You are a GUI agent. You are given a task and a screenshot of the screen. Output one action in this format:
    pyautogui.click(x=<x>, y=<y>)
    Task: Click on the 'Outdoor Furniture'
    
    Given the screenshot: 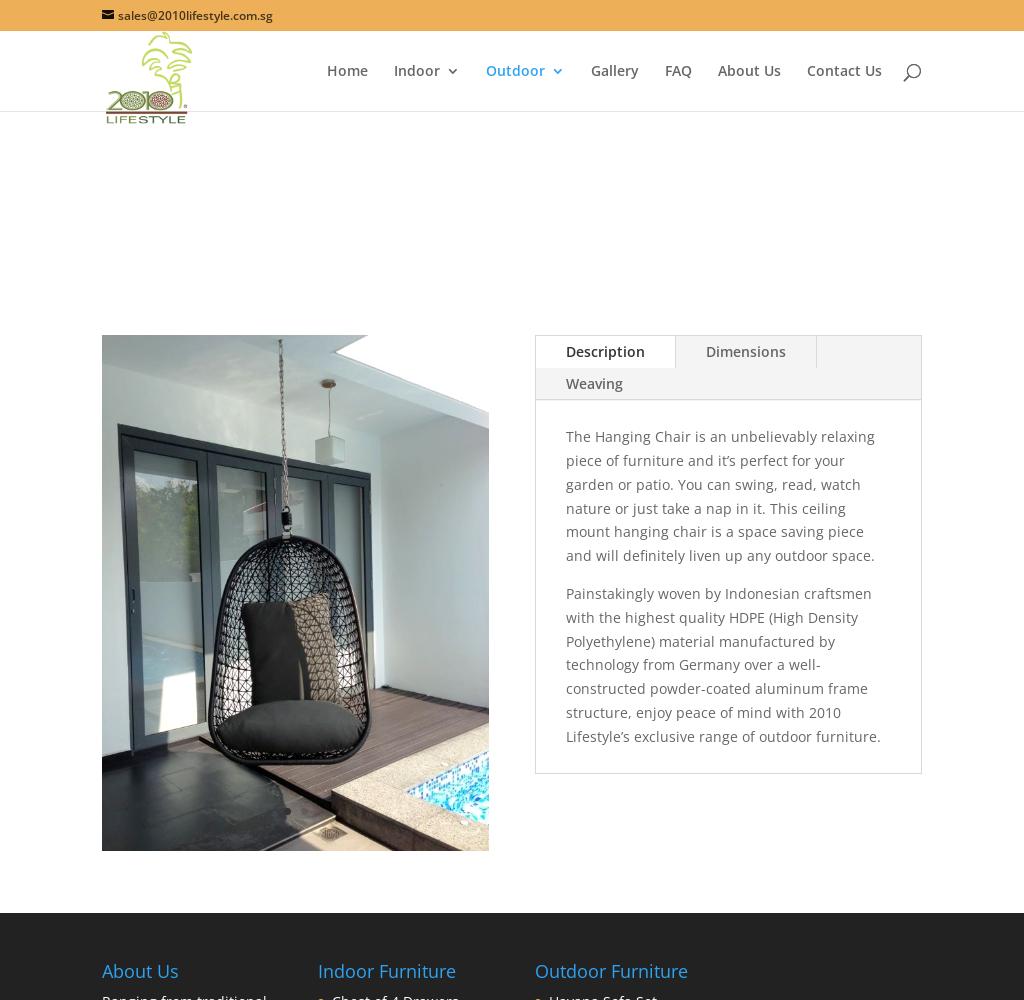 What is the action you would take?
    pyautogui.click(x=610, y=969)
    